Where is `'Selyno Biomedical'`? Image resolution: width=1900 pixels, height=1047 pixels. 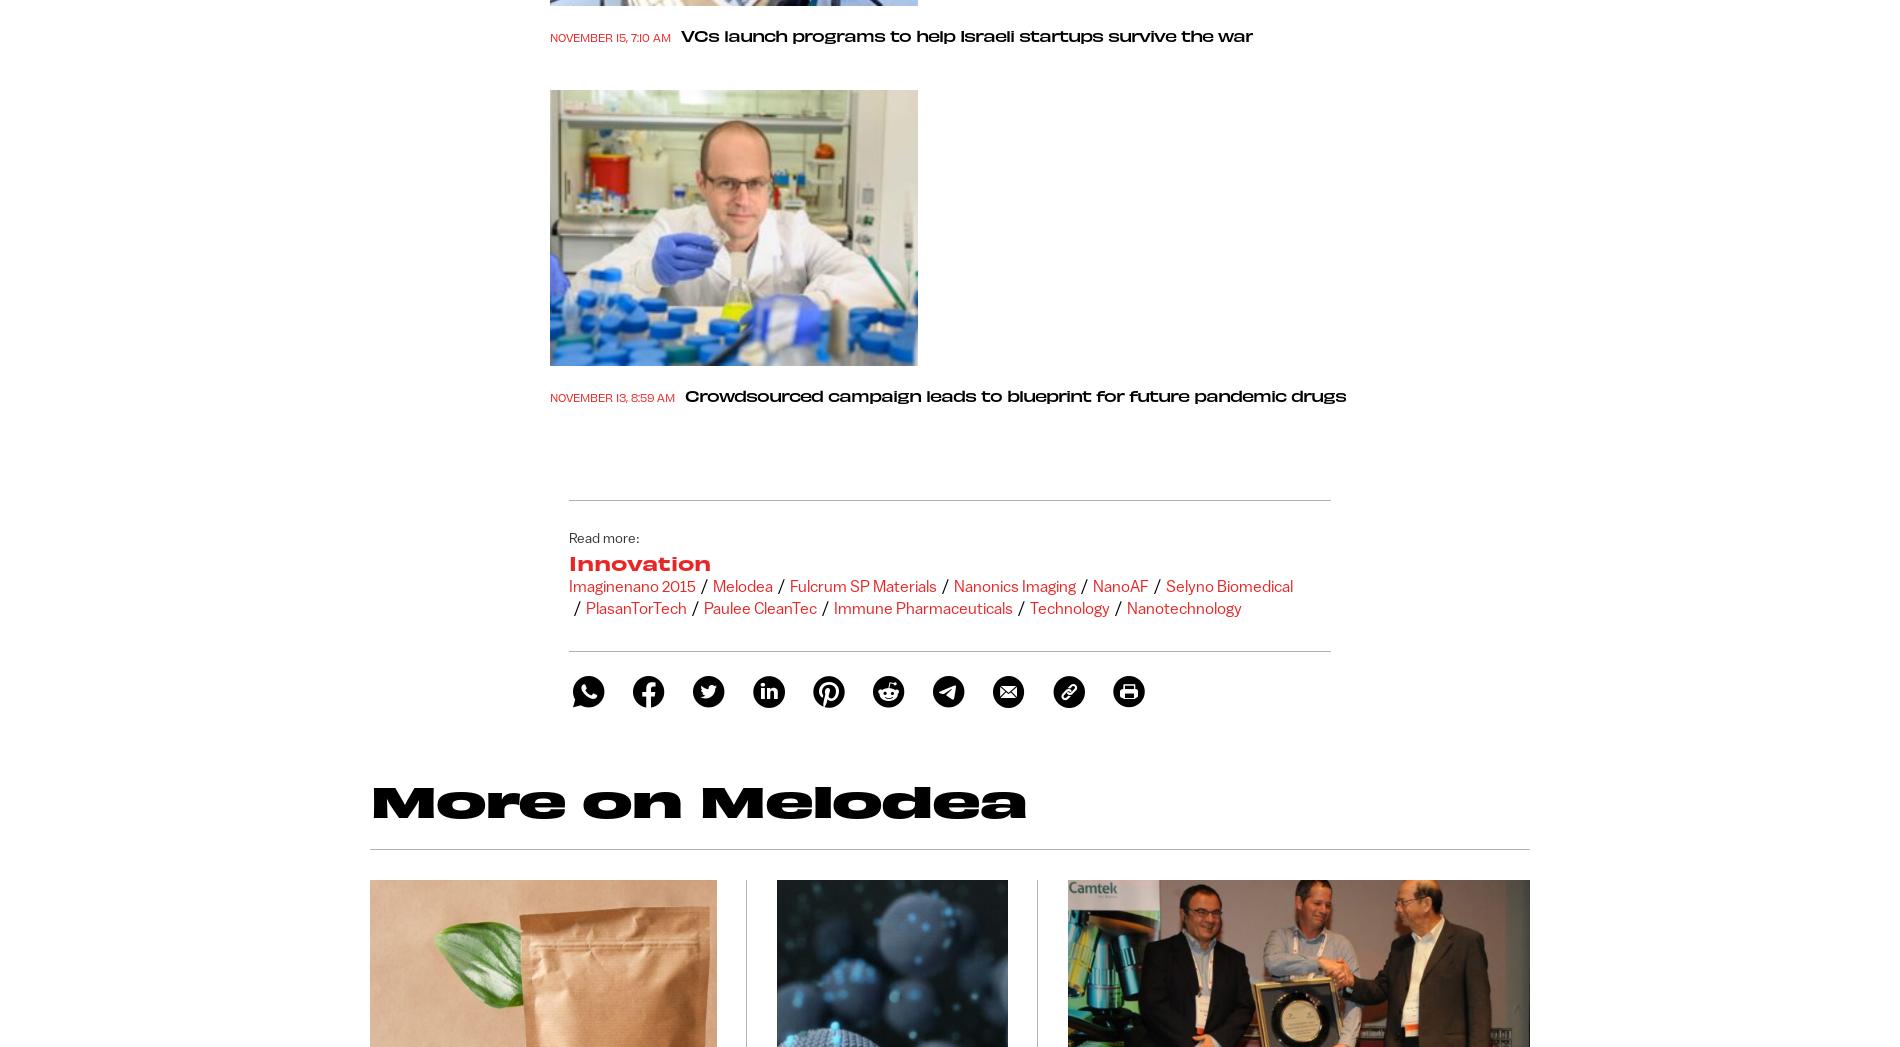 'Selyno Biomedical' is located at coordinates (1228, 586).